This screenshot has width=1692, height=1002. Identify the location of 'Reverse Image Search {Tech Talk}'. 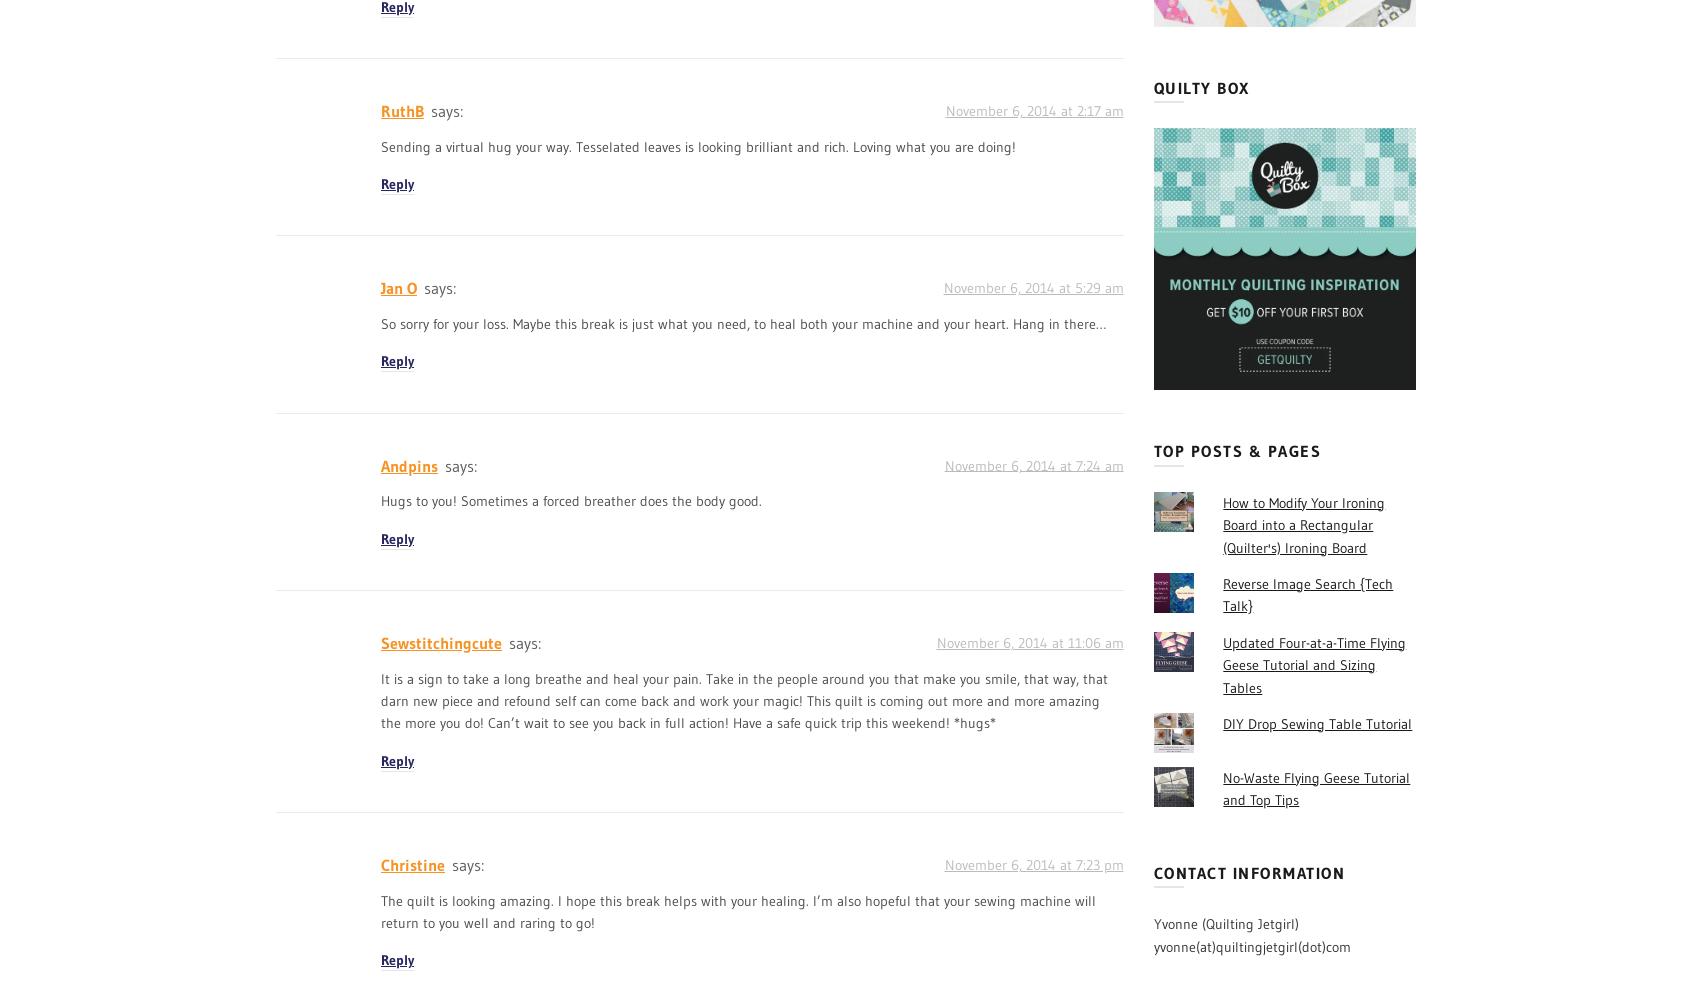
(1306, 593).